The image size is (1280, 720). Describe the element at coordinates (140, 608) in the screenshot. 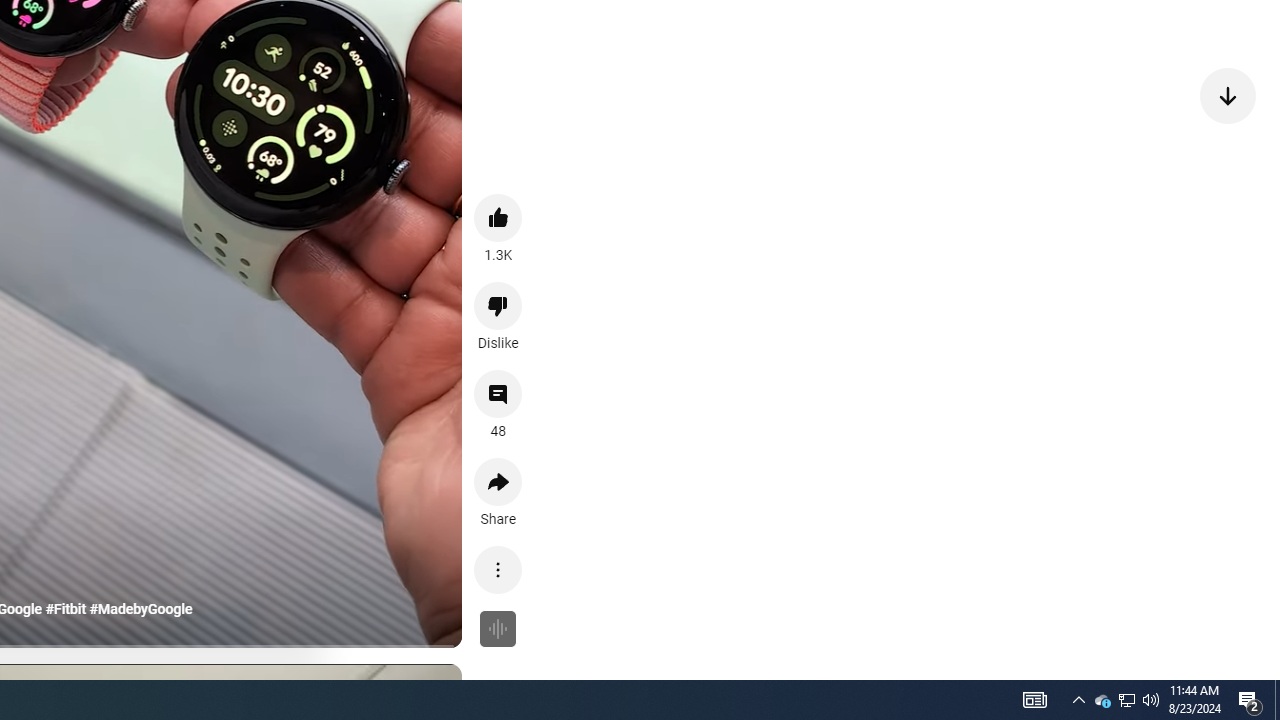

I see `'#MadebyGoogle'` at that location.